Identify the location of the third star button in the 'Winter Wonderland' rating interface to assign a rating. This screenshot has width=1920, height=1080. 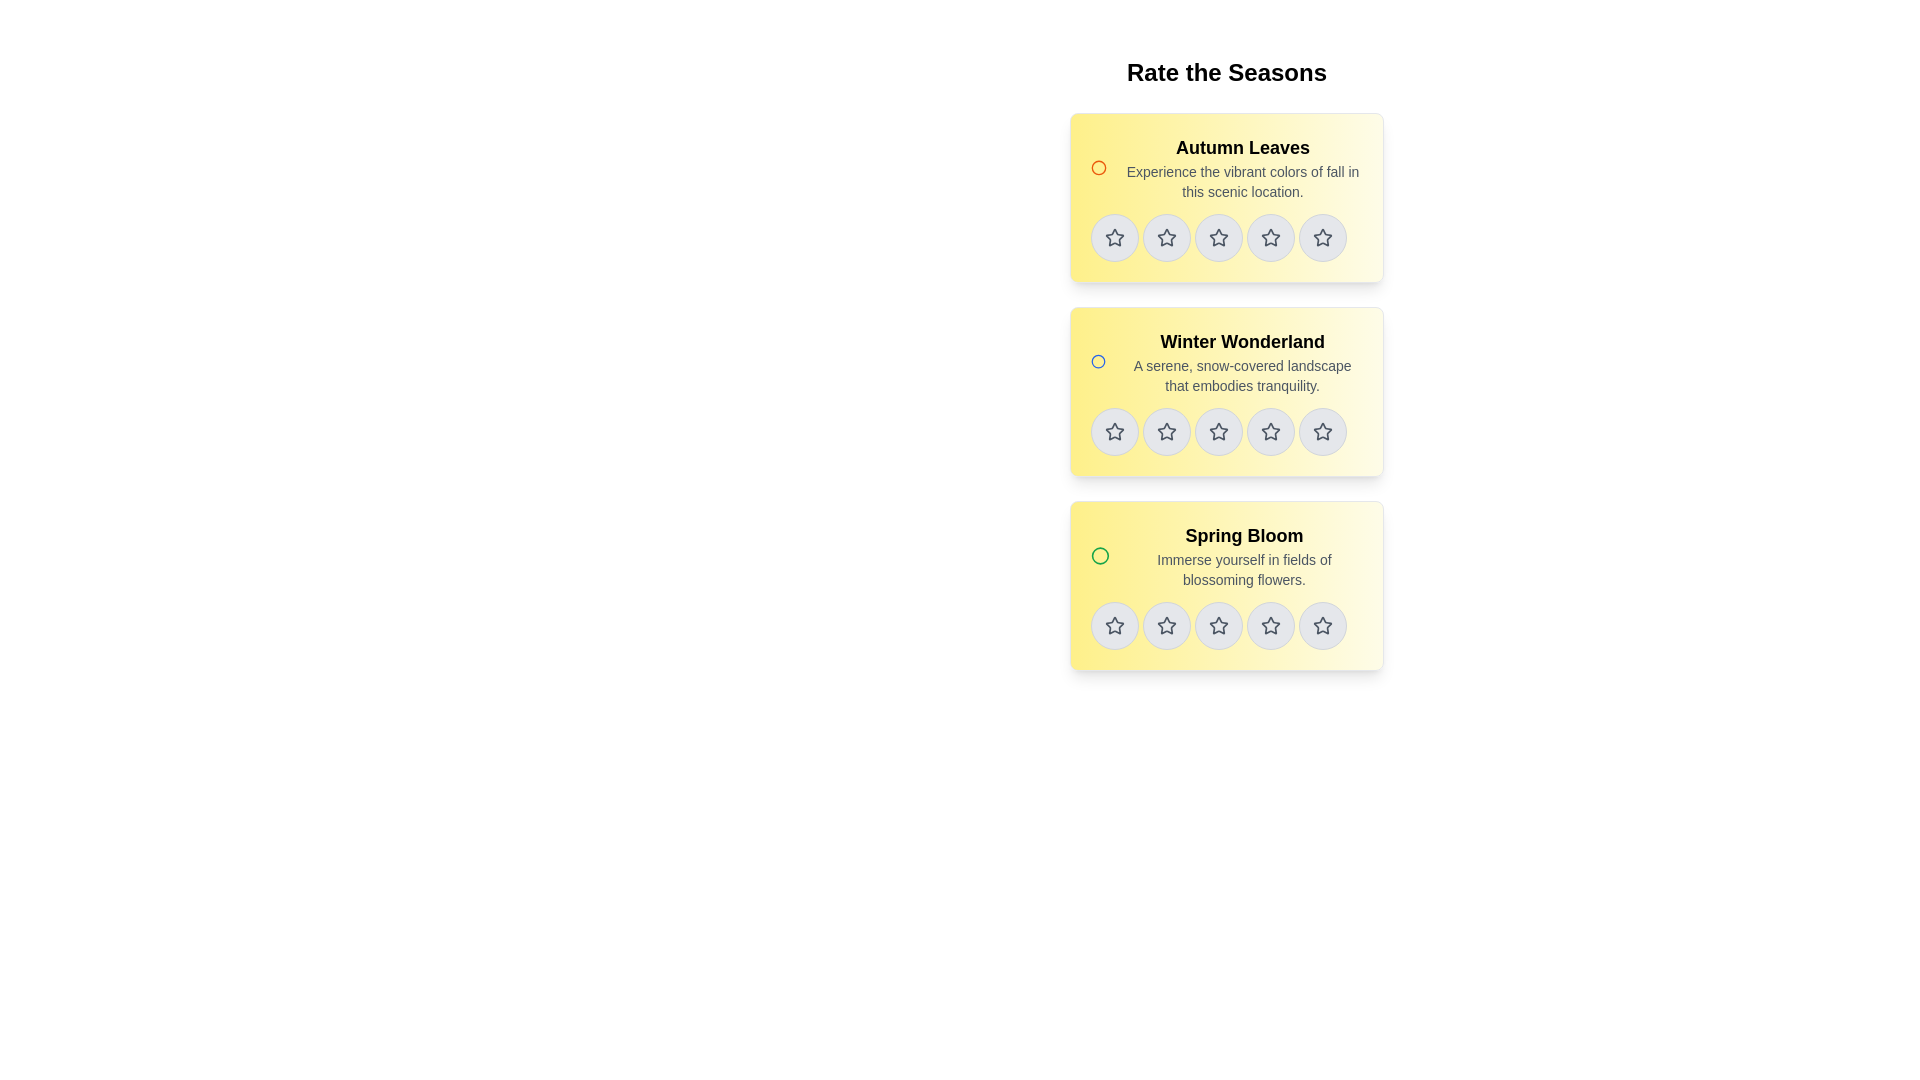
(1218, 431).